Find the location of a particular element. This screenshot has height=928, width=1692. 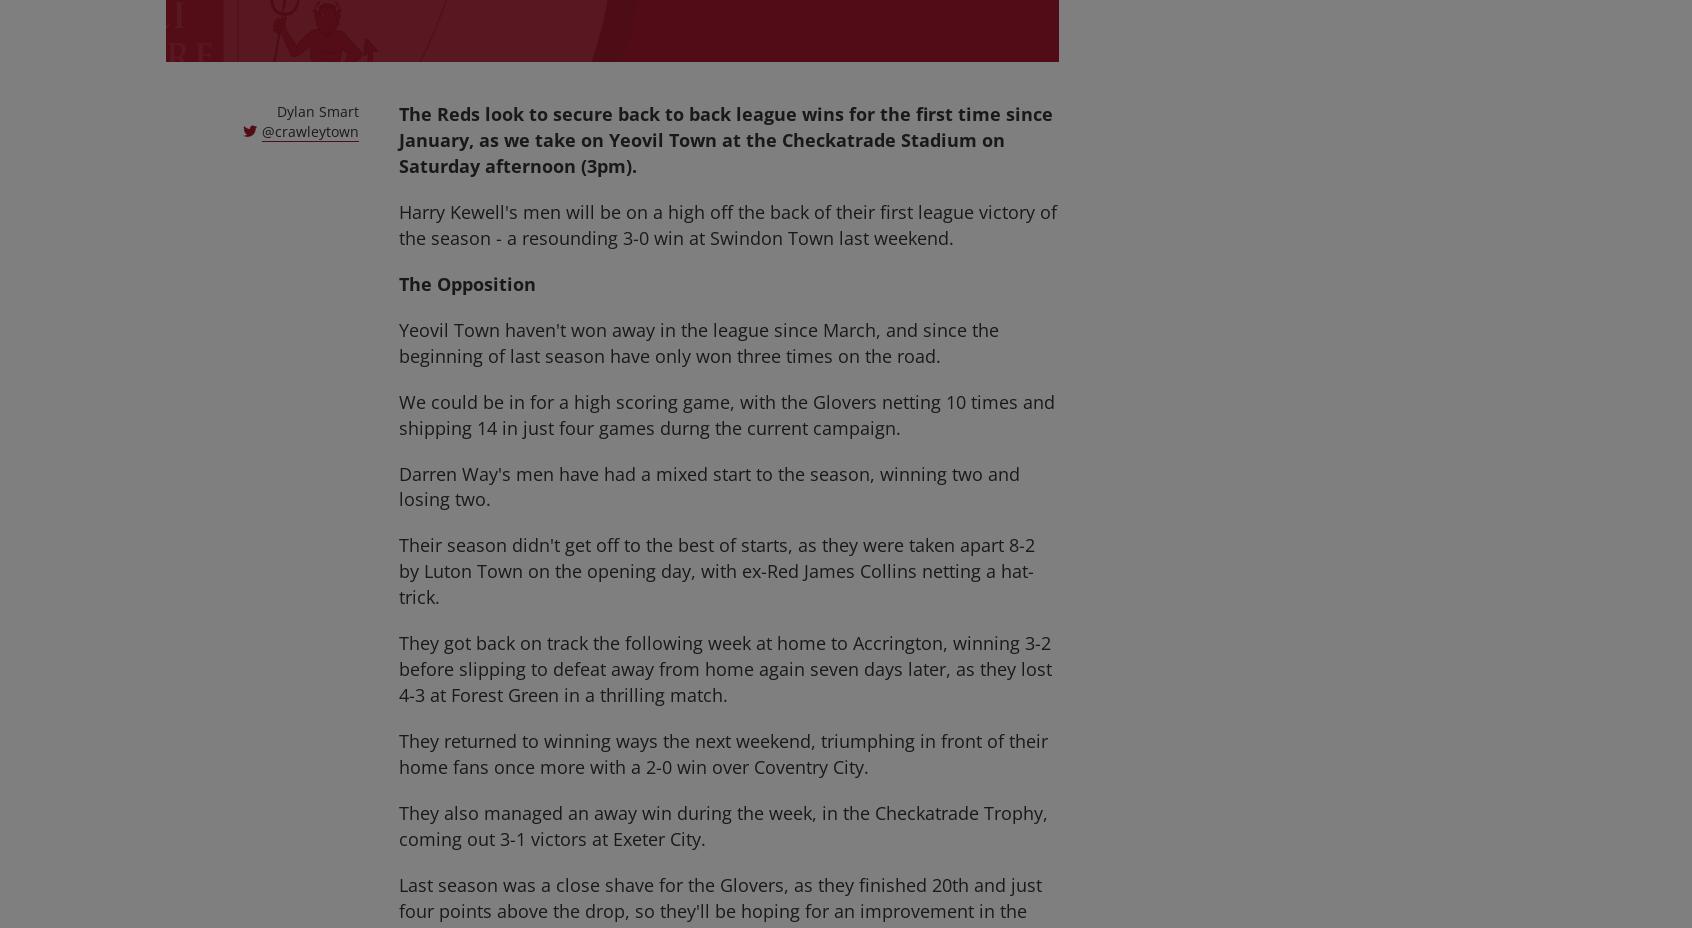

'Harry Kewell's men will be on a high off the back of their first league victory of the season - a resounding 3-0 win at Swindon Town last weekend.' is located at coordinates (727, 224).